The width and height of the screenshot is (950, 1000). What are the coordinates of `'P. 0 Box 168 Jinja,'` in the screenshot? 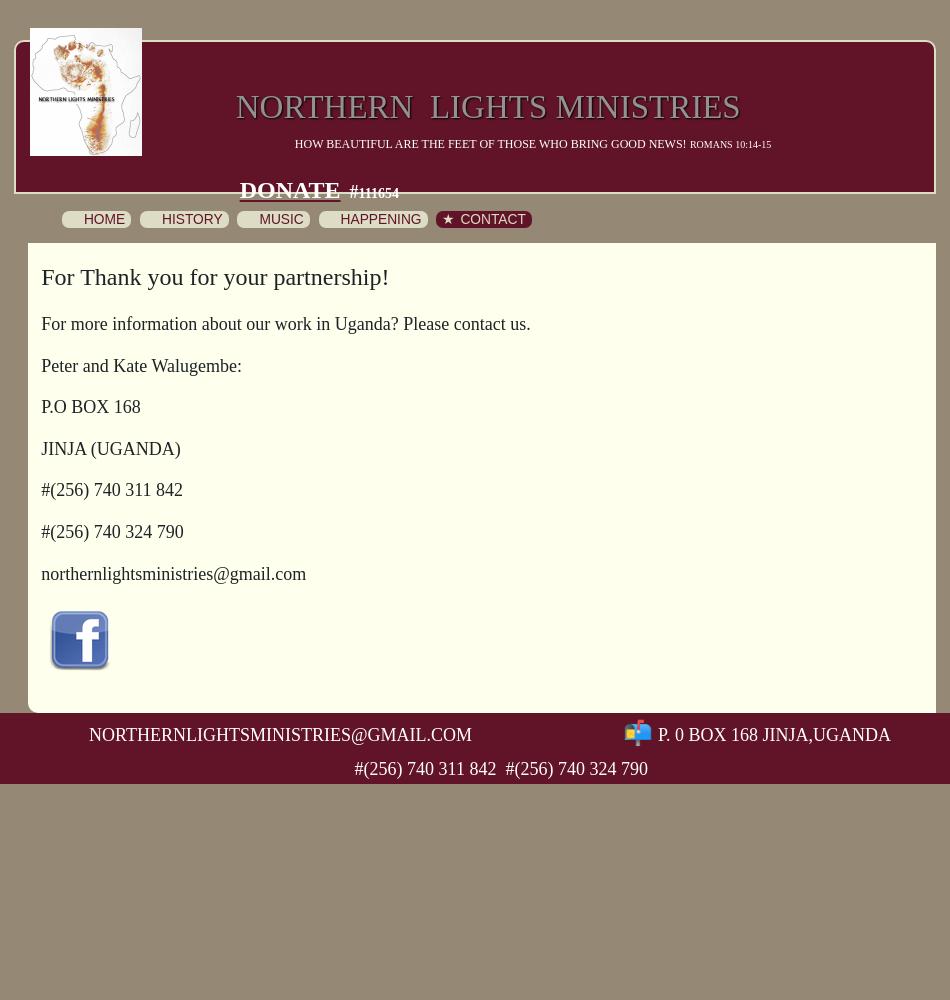 It's located at (734, 733).